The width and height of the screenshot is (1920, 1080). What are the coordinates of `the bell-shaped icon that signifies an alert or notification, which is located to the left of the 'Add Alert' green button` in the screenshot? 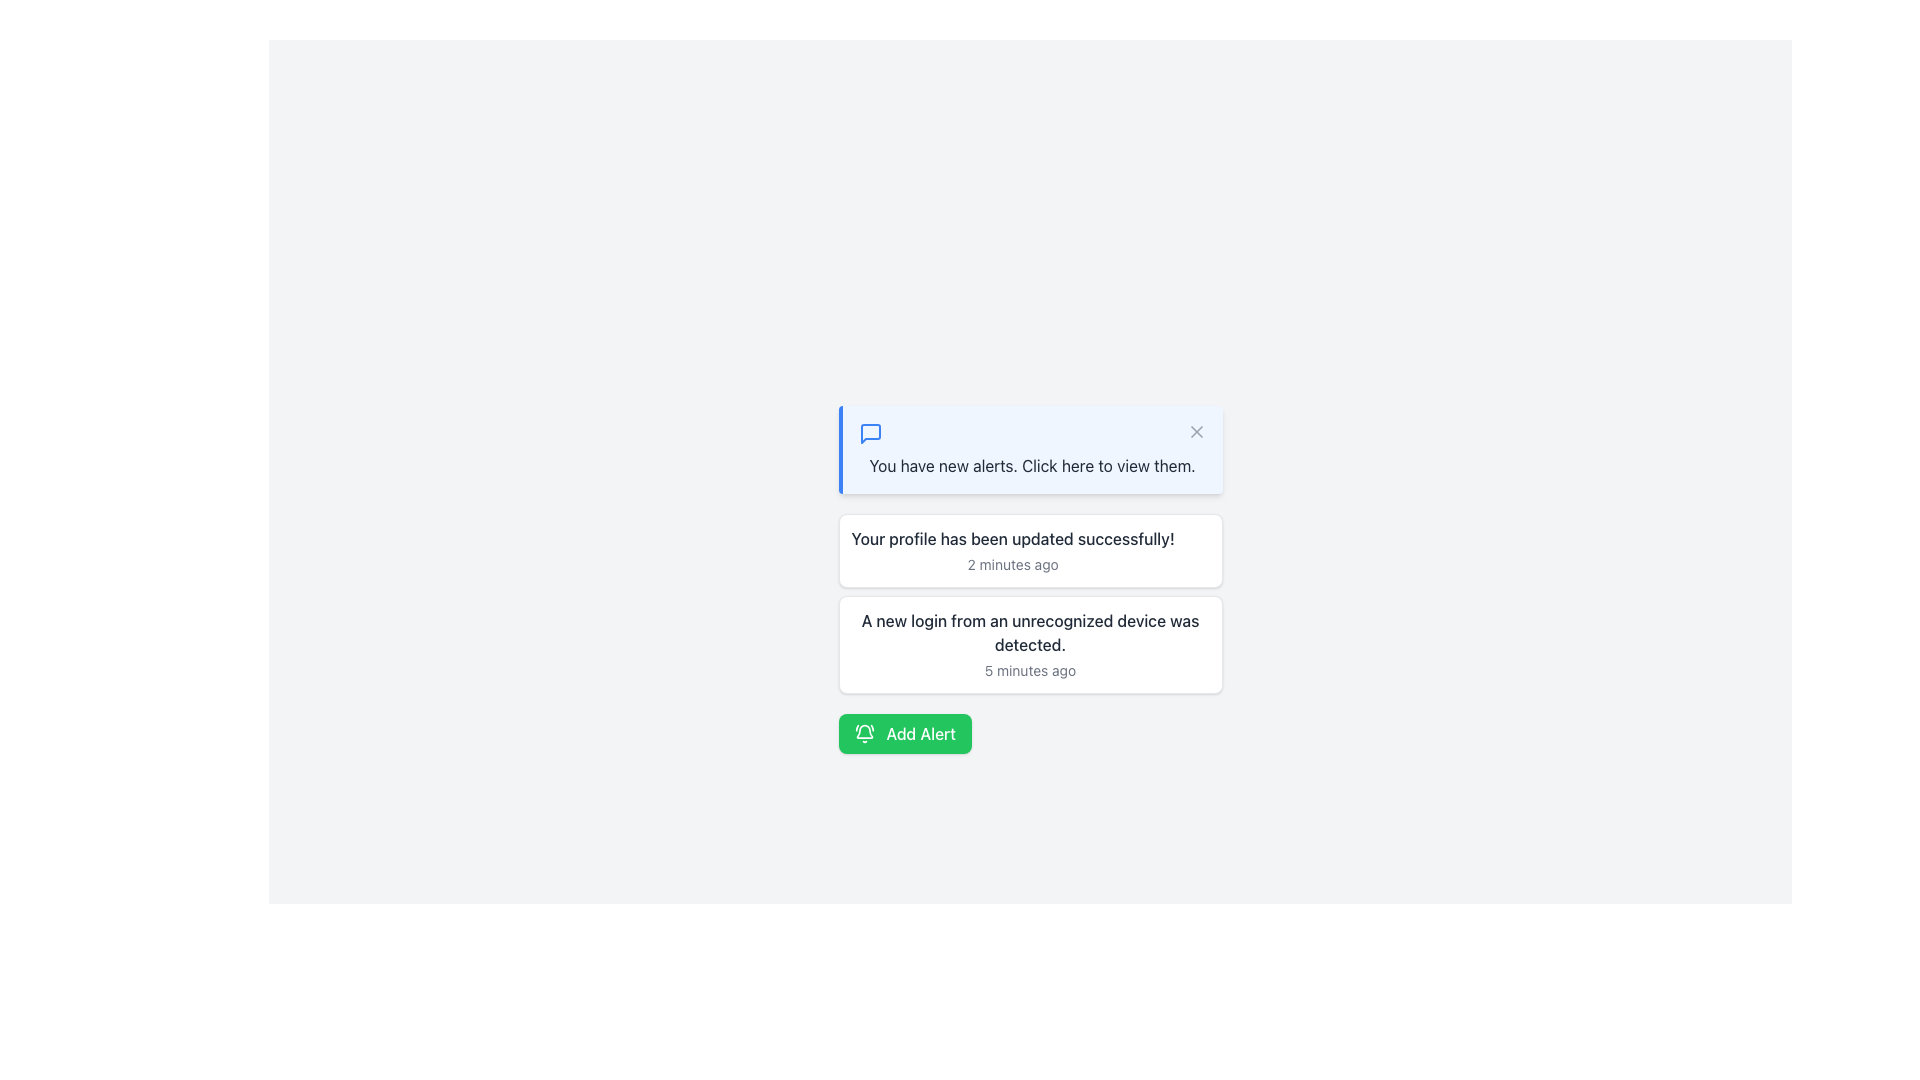 It's located at (864, 733).